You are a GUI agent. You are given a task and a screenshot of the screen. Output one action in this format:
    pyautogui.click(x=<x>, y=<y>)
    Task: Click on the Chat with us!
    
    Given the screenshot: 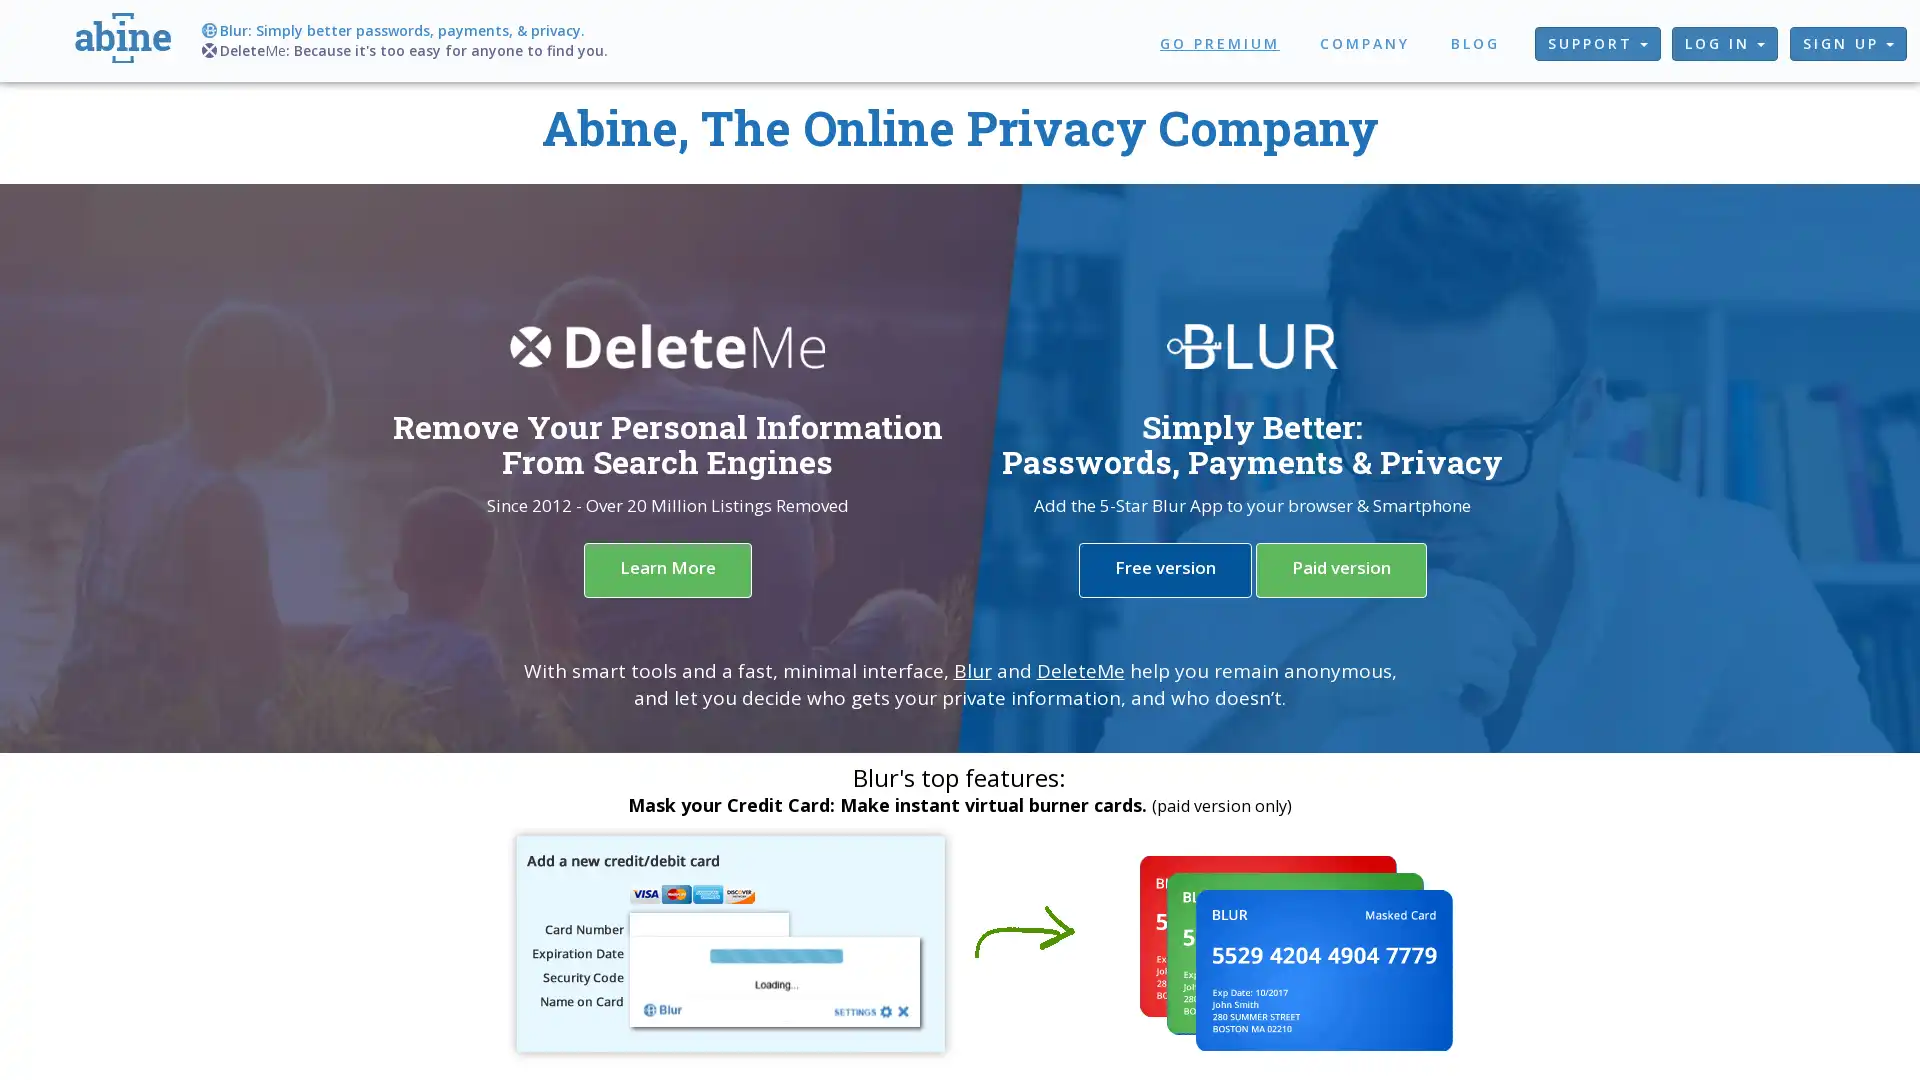 What is the action you would take?
    pyautogui.click(x=1812, y=1034)
    